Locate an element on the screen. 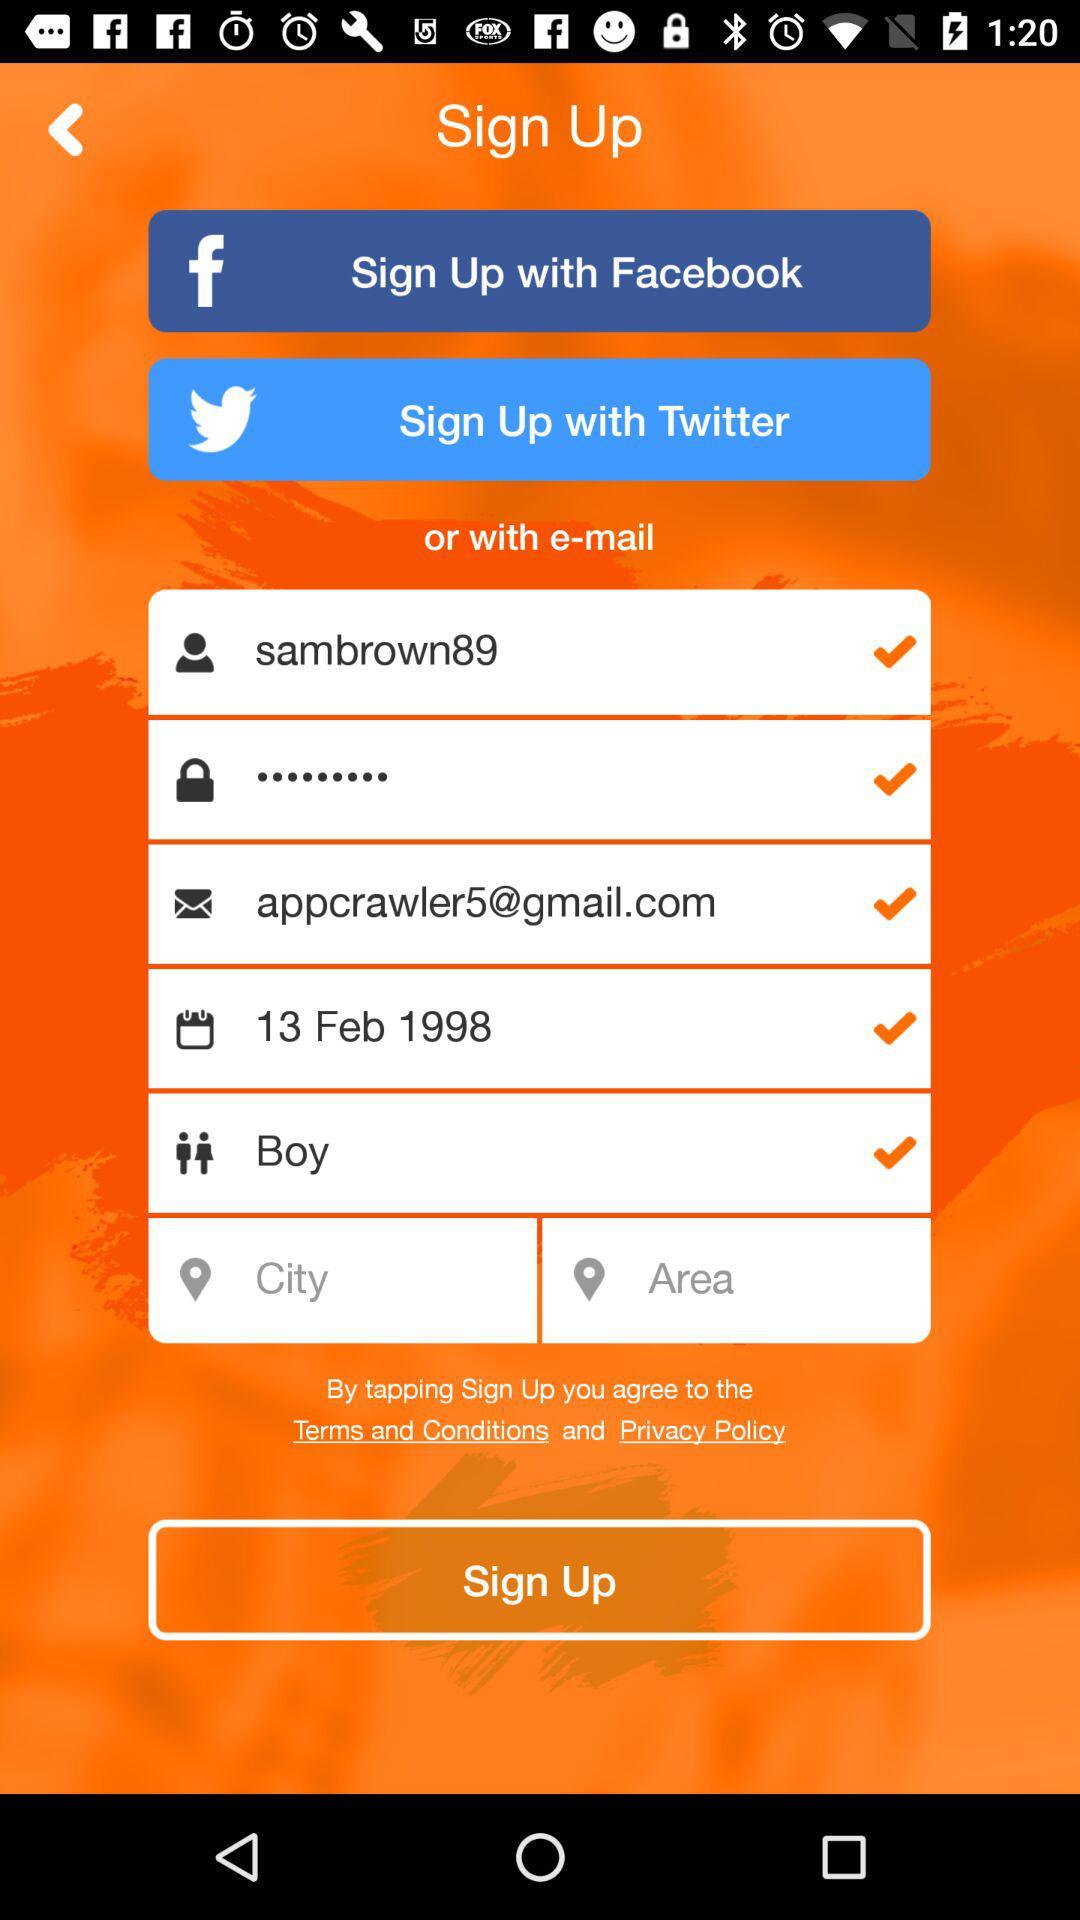  icon to the left of the and icon is located at coordinates (420, 1430).